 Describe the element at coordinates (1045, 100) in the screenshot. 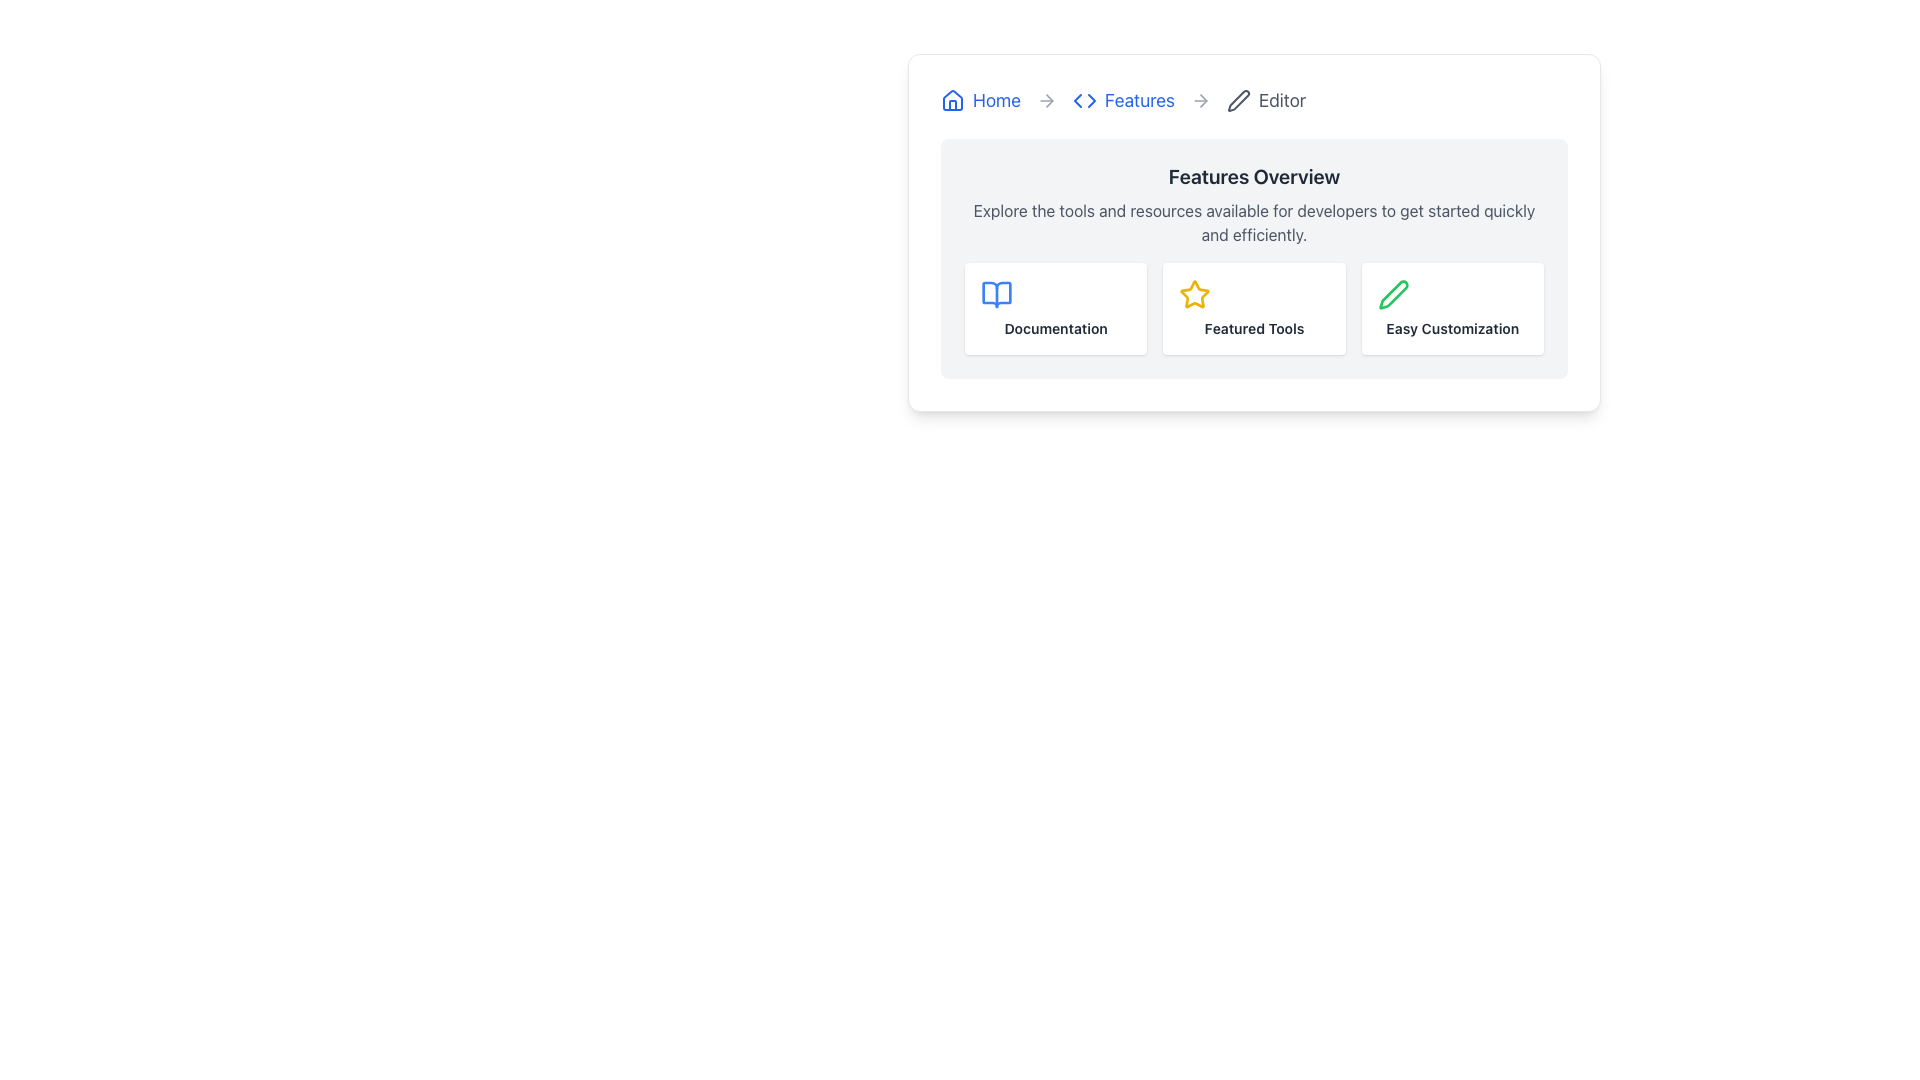

I see `the right-pointing arrow-shaped icon in the breadcrumb navigation bar` at that location.